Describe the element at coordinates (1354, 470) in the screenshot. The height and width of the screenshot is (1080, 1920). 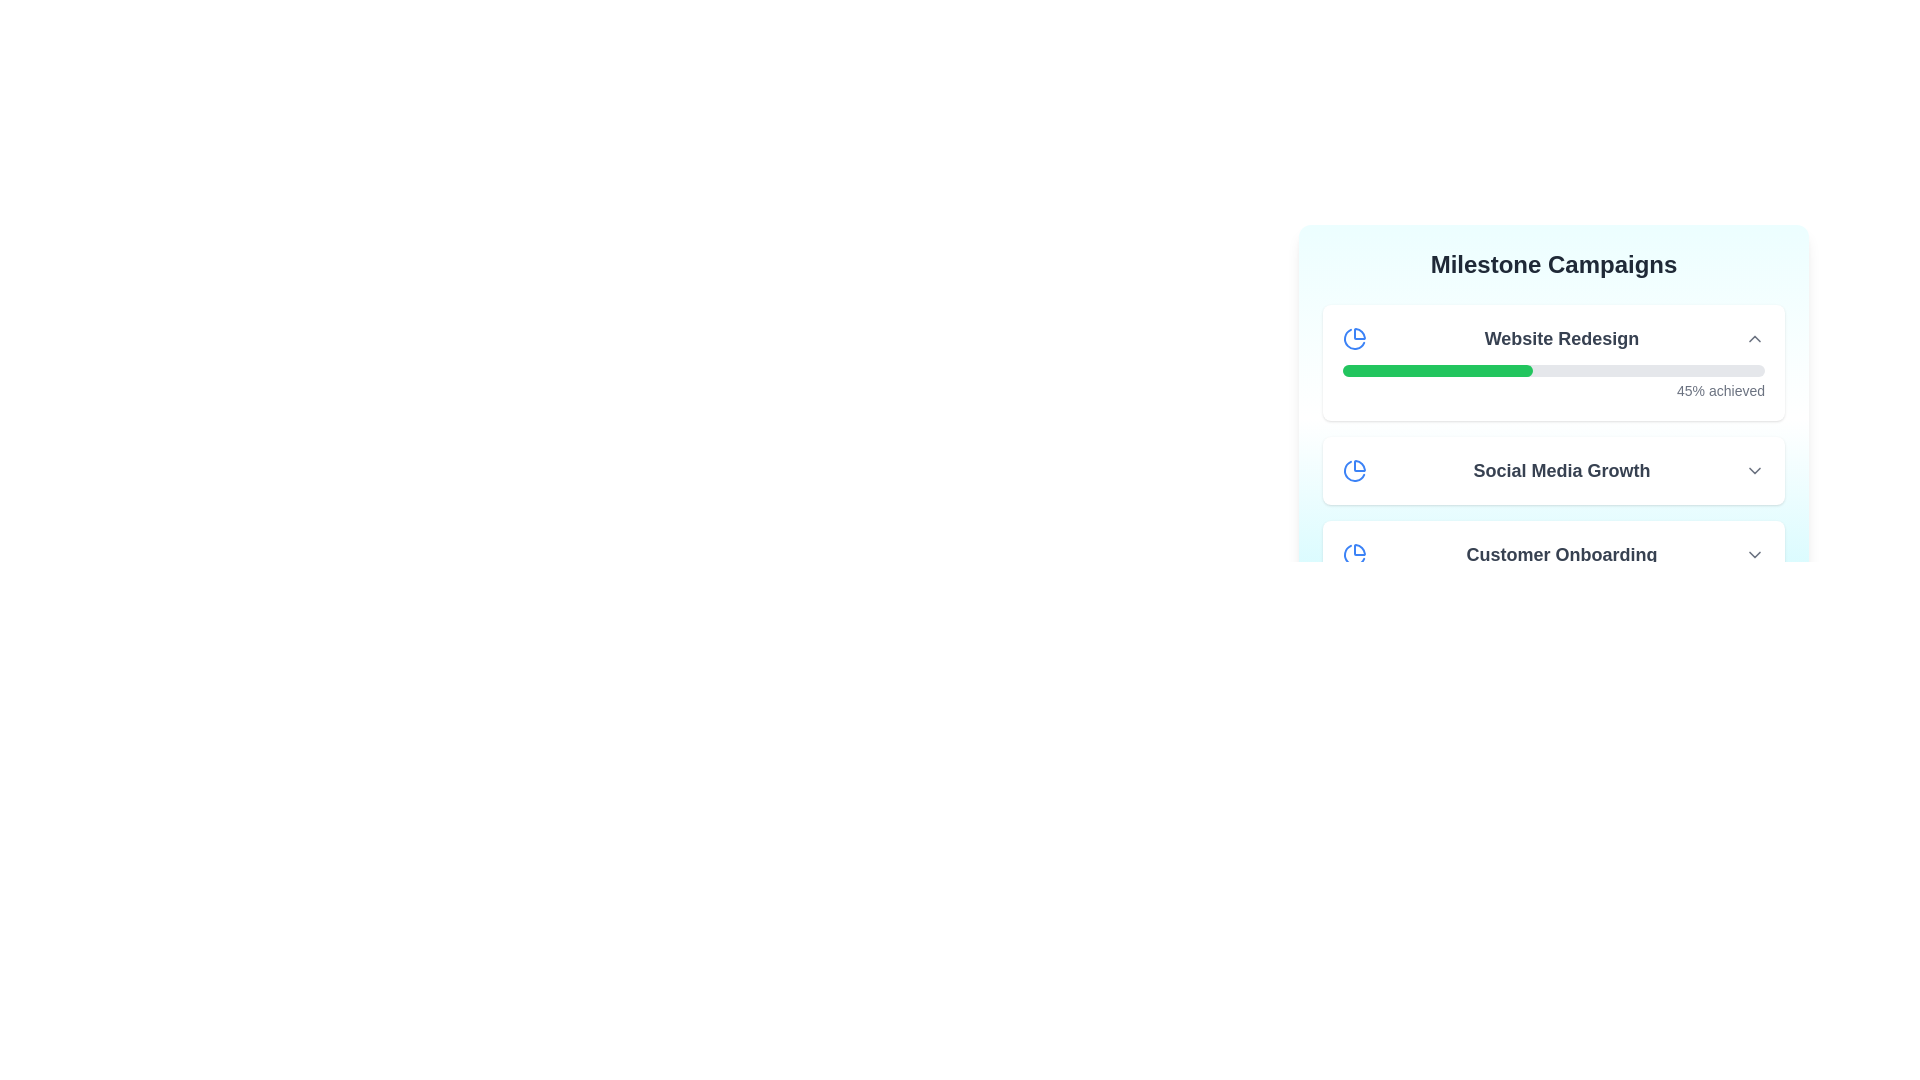
I see `the design of the icon representing statistical data related to 'Social Media Growth', located to the left of the text 'Social Media Growth'` at that location.